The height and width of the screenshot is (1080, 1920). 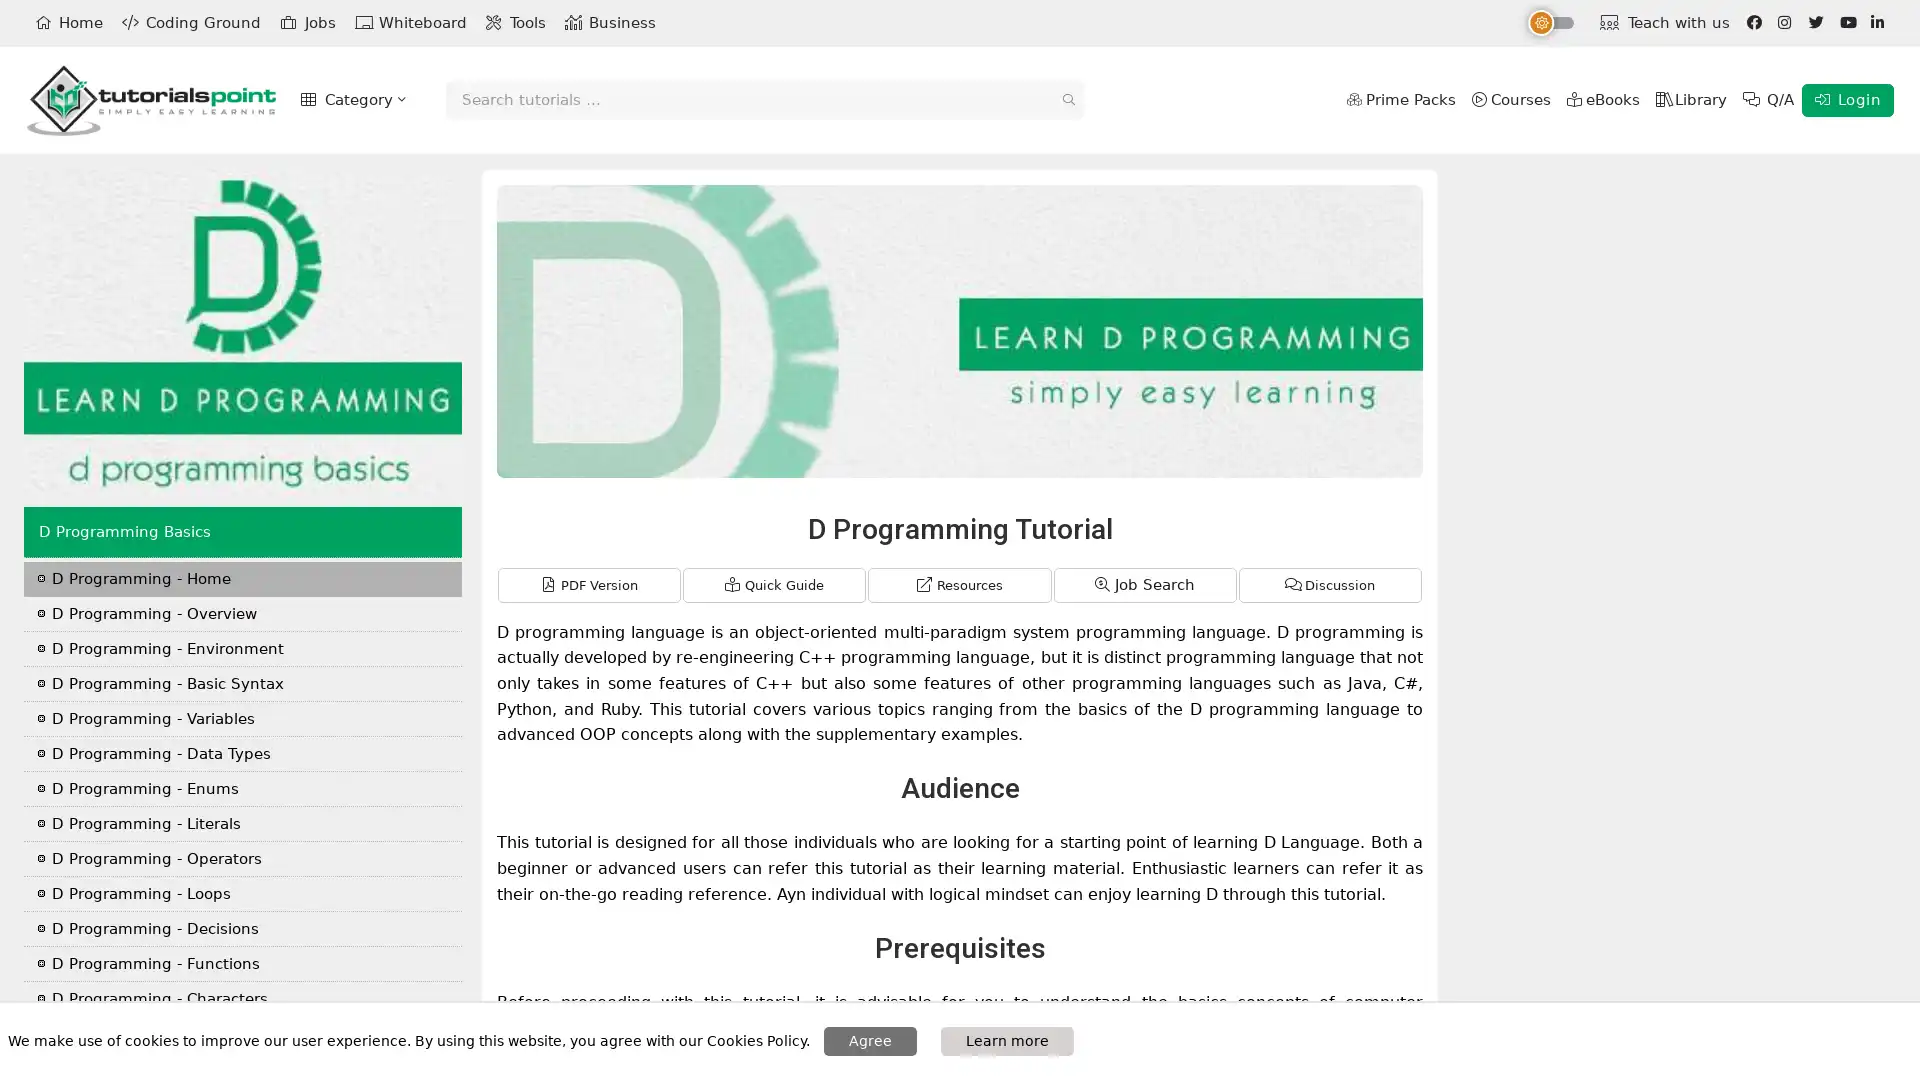 I want to click on Resources, so click(x=958, y=563).